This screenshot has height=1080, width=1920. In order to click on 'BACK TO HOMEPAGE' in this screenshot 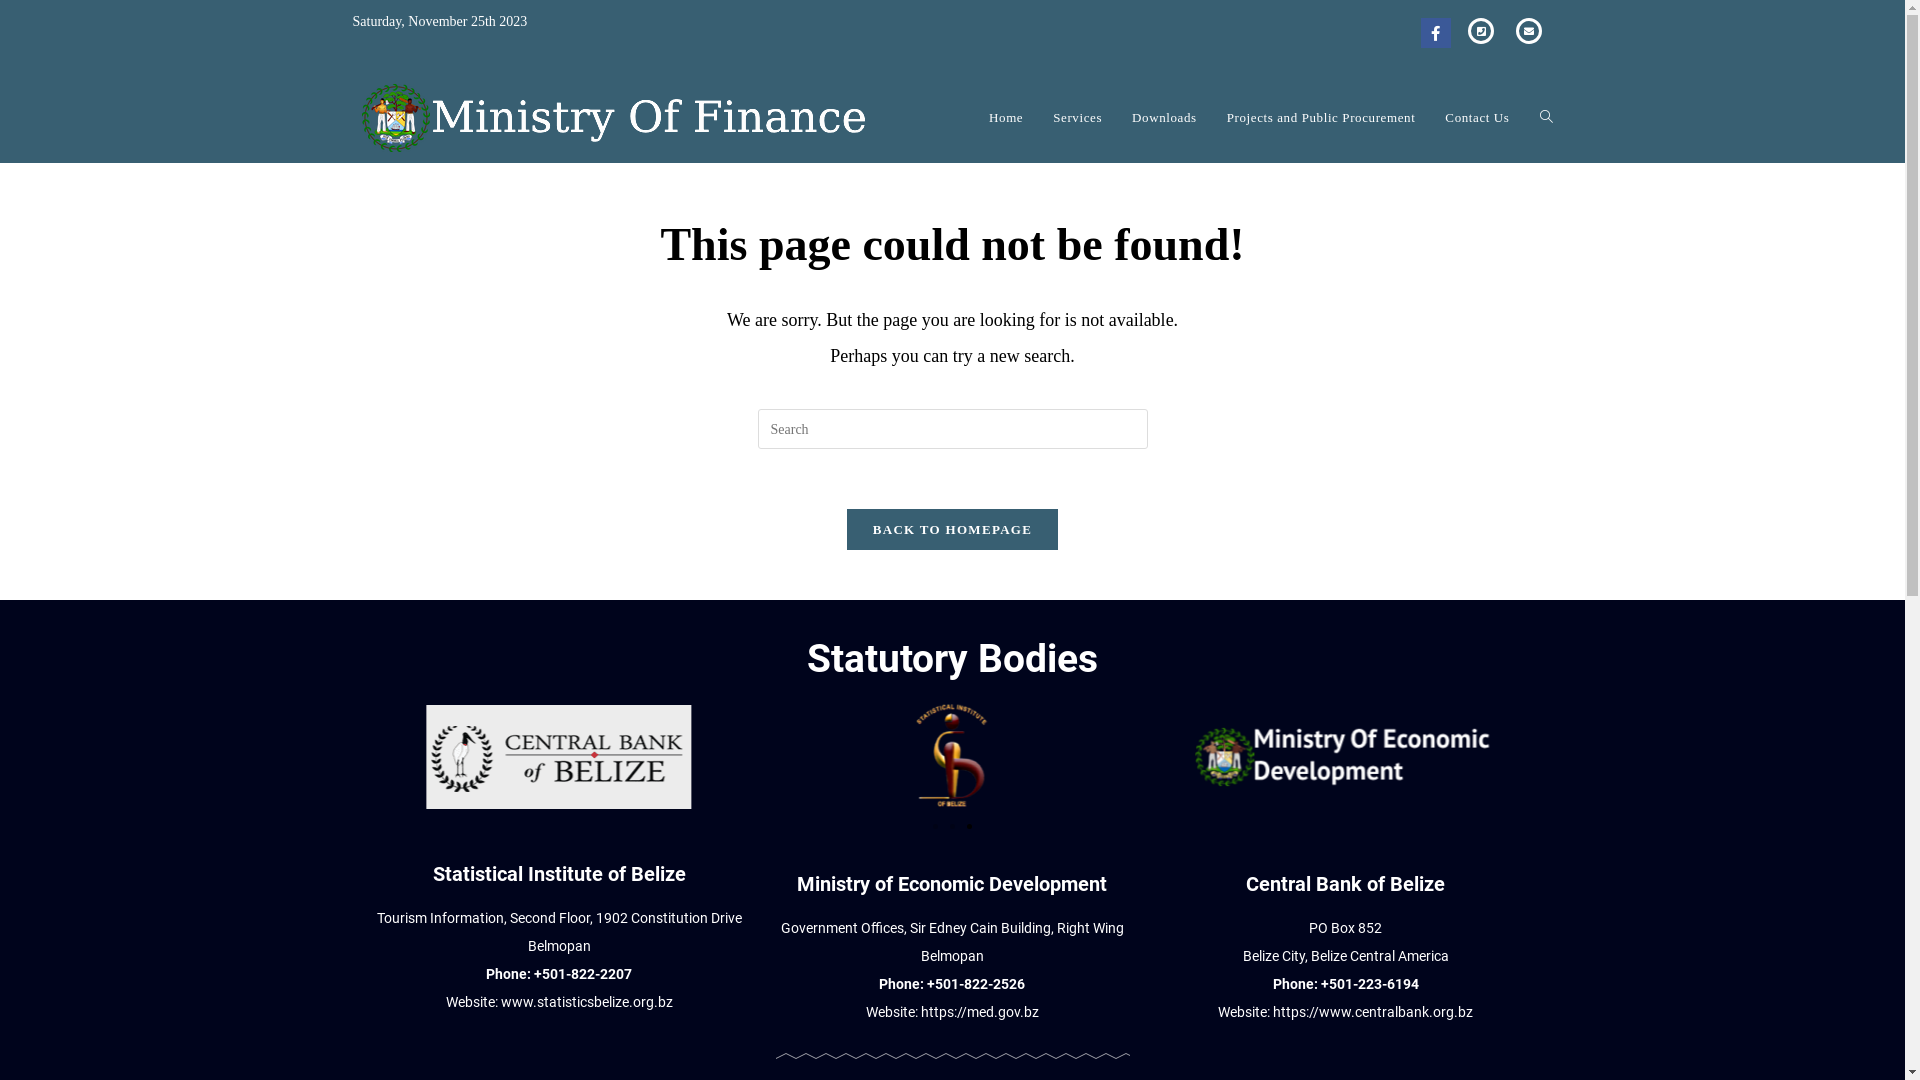, I will do `click(951, 528)`.